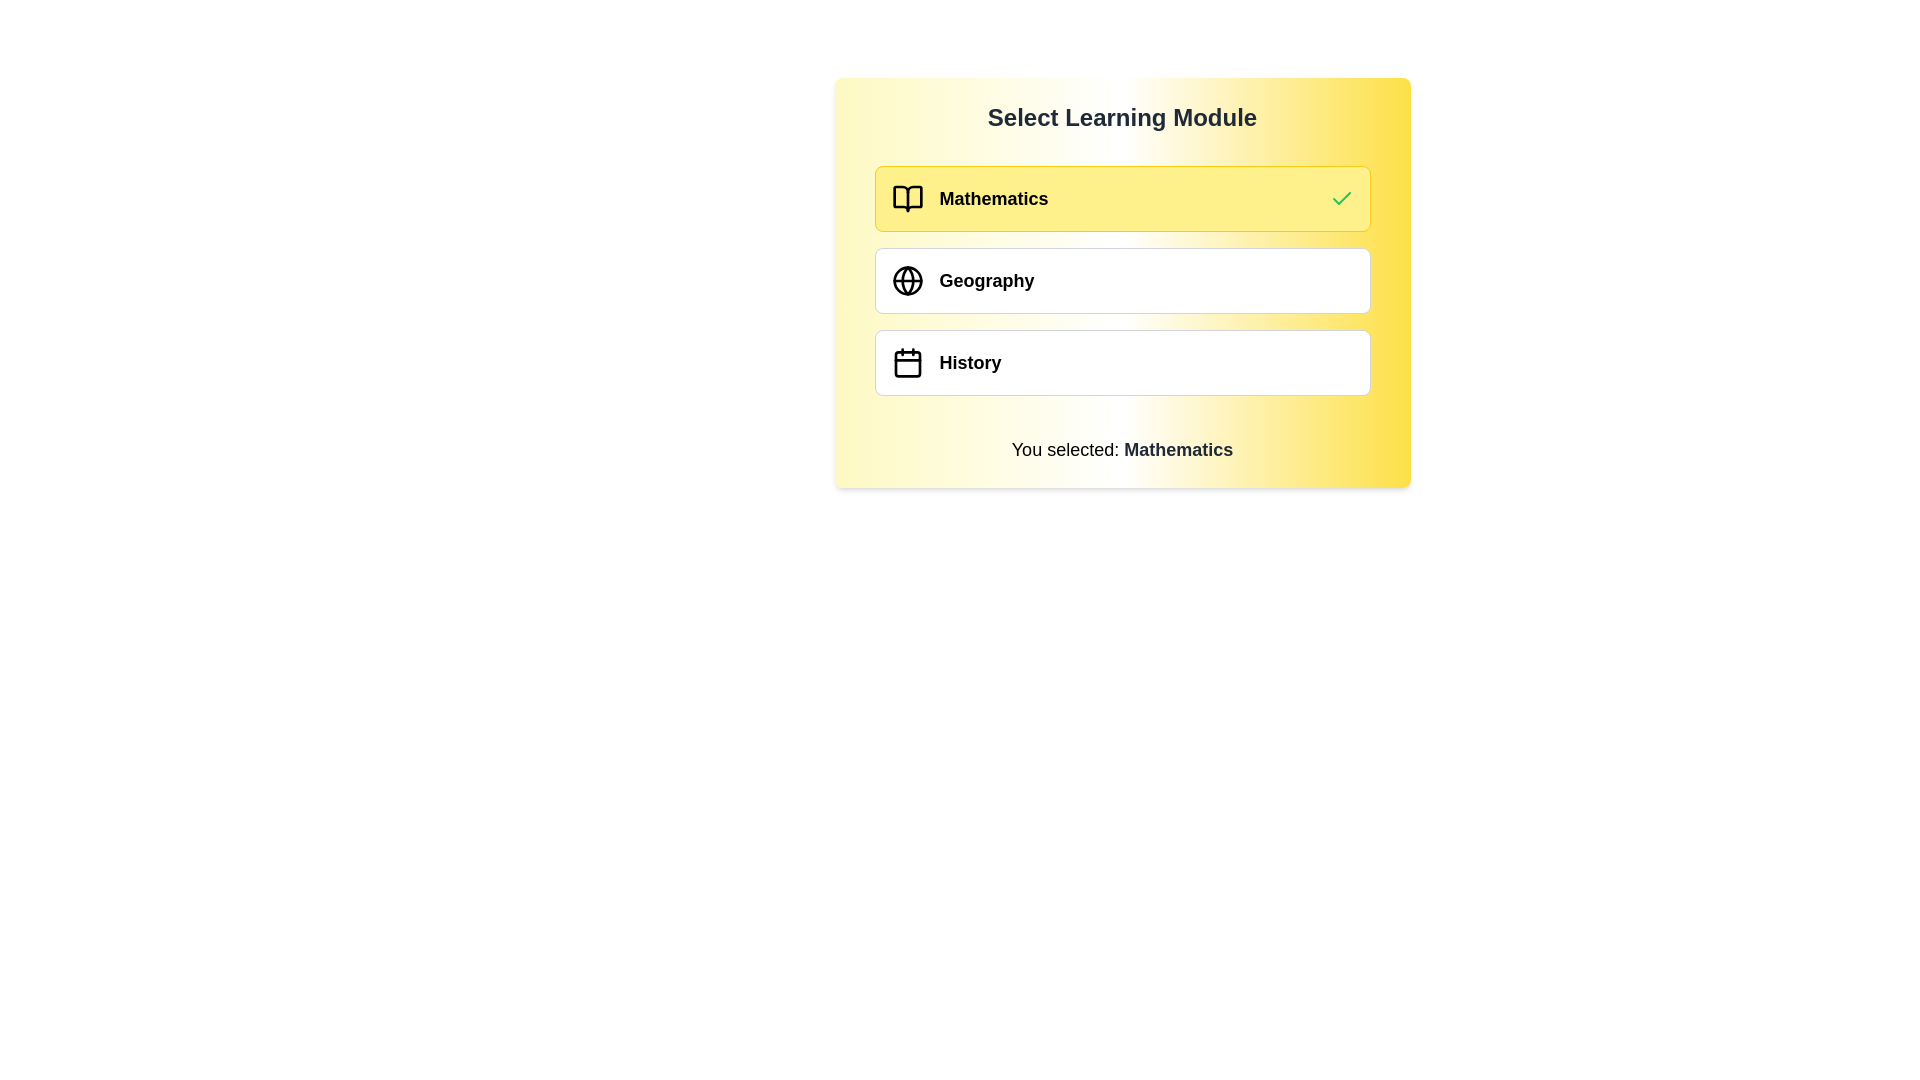 The image size is (1920, 1080). Describe the element at coordinates (1122, 281) in the screenshot. I see `the 'Geography' selectable card located below the 'Mathematics' card and above the 'History' card in the 'Select Learning Module' list` at that location.